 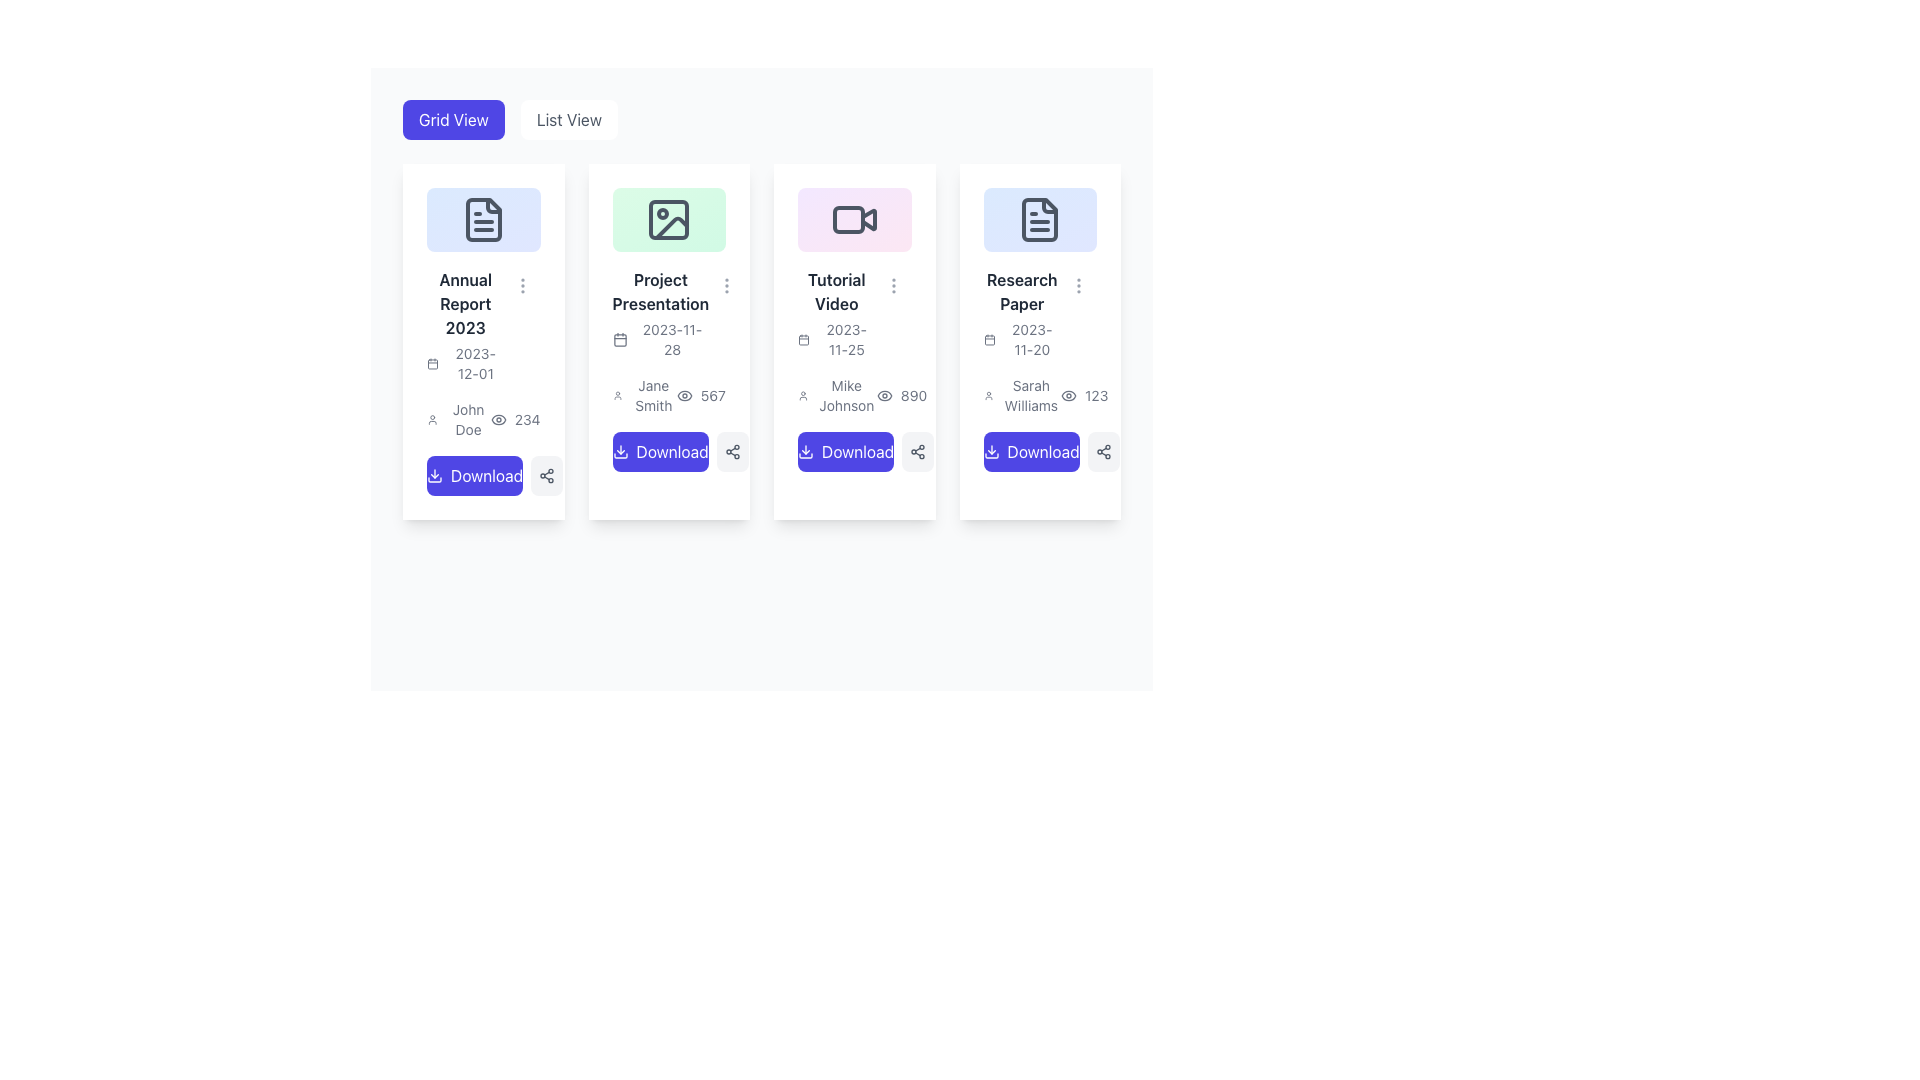 What do you see at coordinates (547, 475) in the screenshot?
I see `the small circular button with a light gray background and a share symbol icon, located to the immediate right of the 'Download' button in the 'Annual Report 2023' card` at bounding box center [547, 475].